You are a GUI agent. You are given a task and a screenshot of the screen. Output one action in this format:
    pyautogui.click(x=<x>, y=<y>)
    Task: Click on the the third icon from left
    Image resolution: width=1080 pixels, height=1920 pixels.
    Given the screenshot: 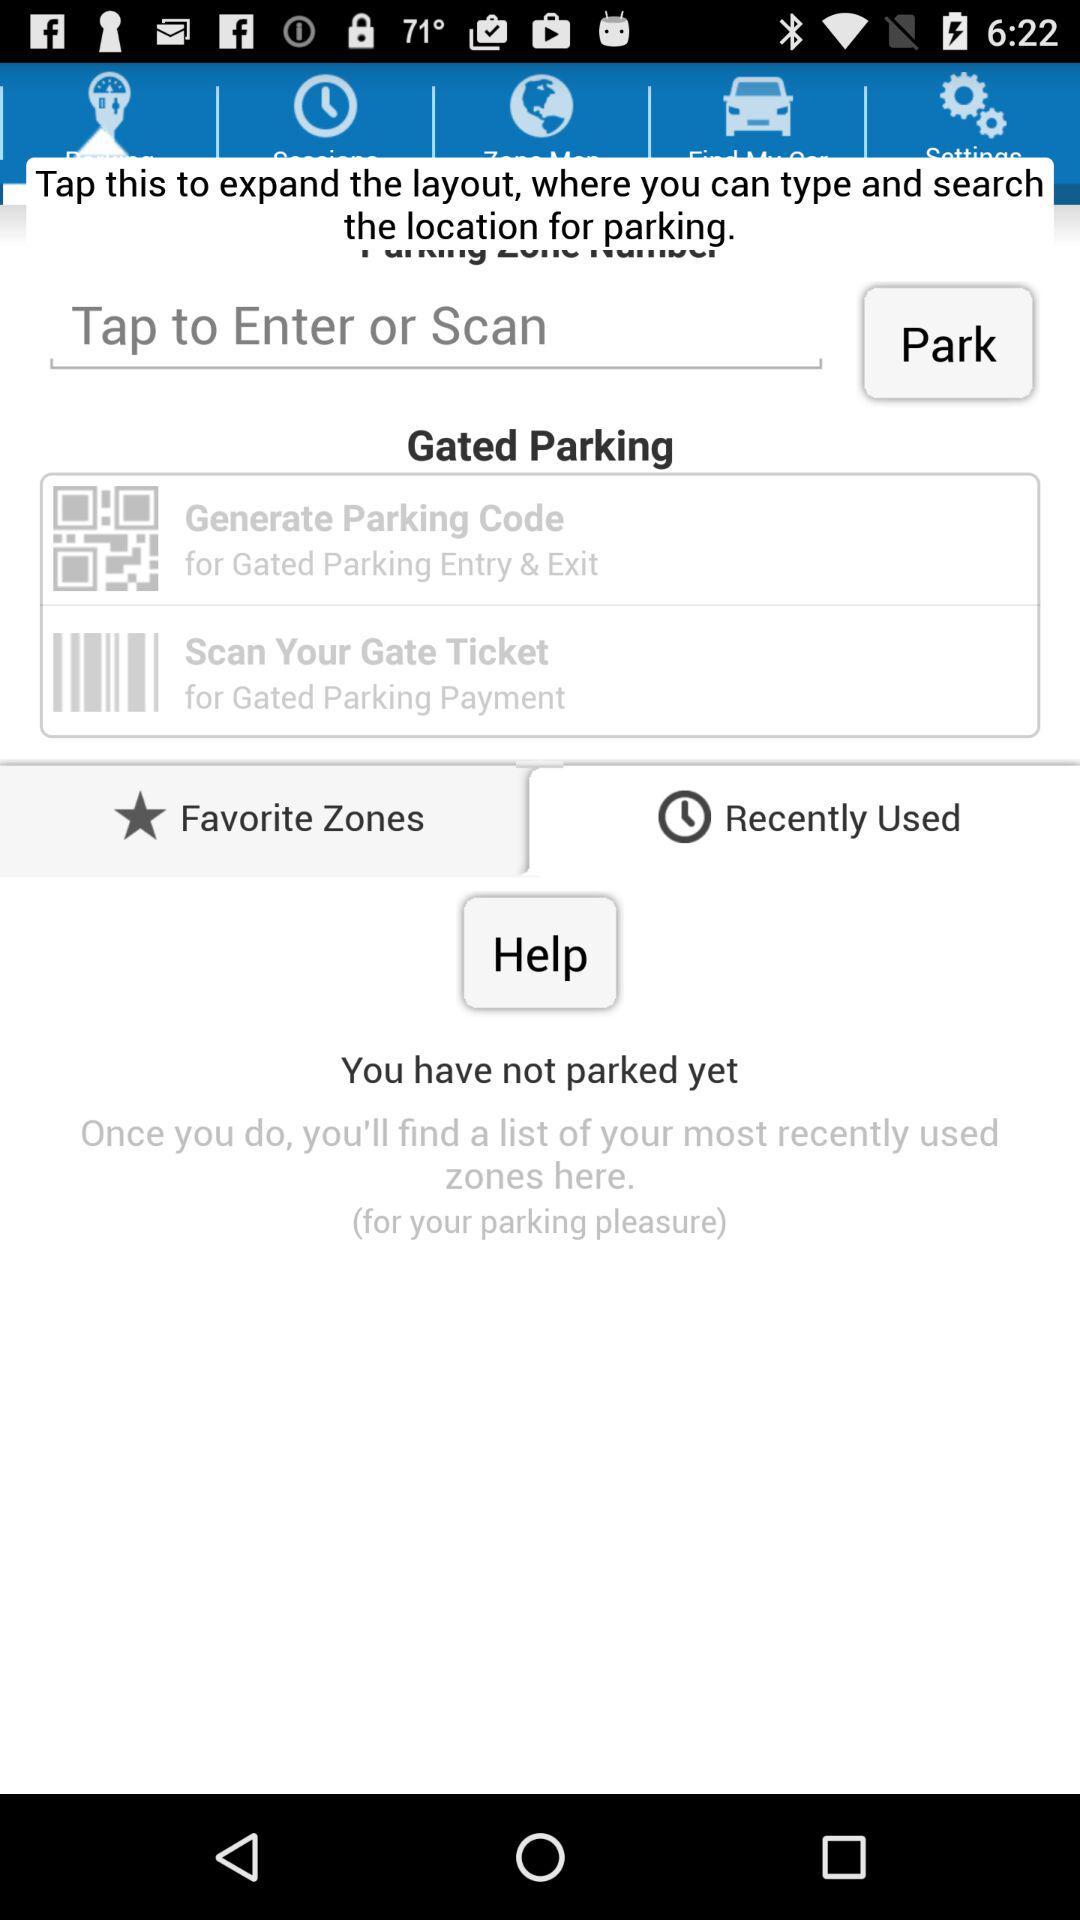 What is the action you would take?
    pyautogui.click(x=541, y=104)
    